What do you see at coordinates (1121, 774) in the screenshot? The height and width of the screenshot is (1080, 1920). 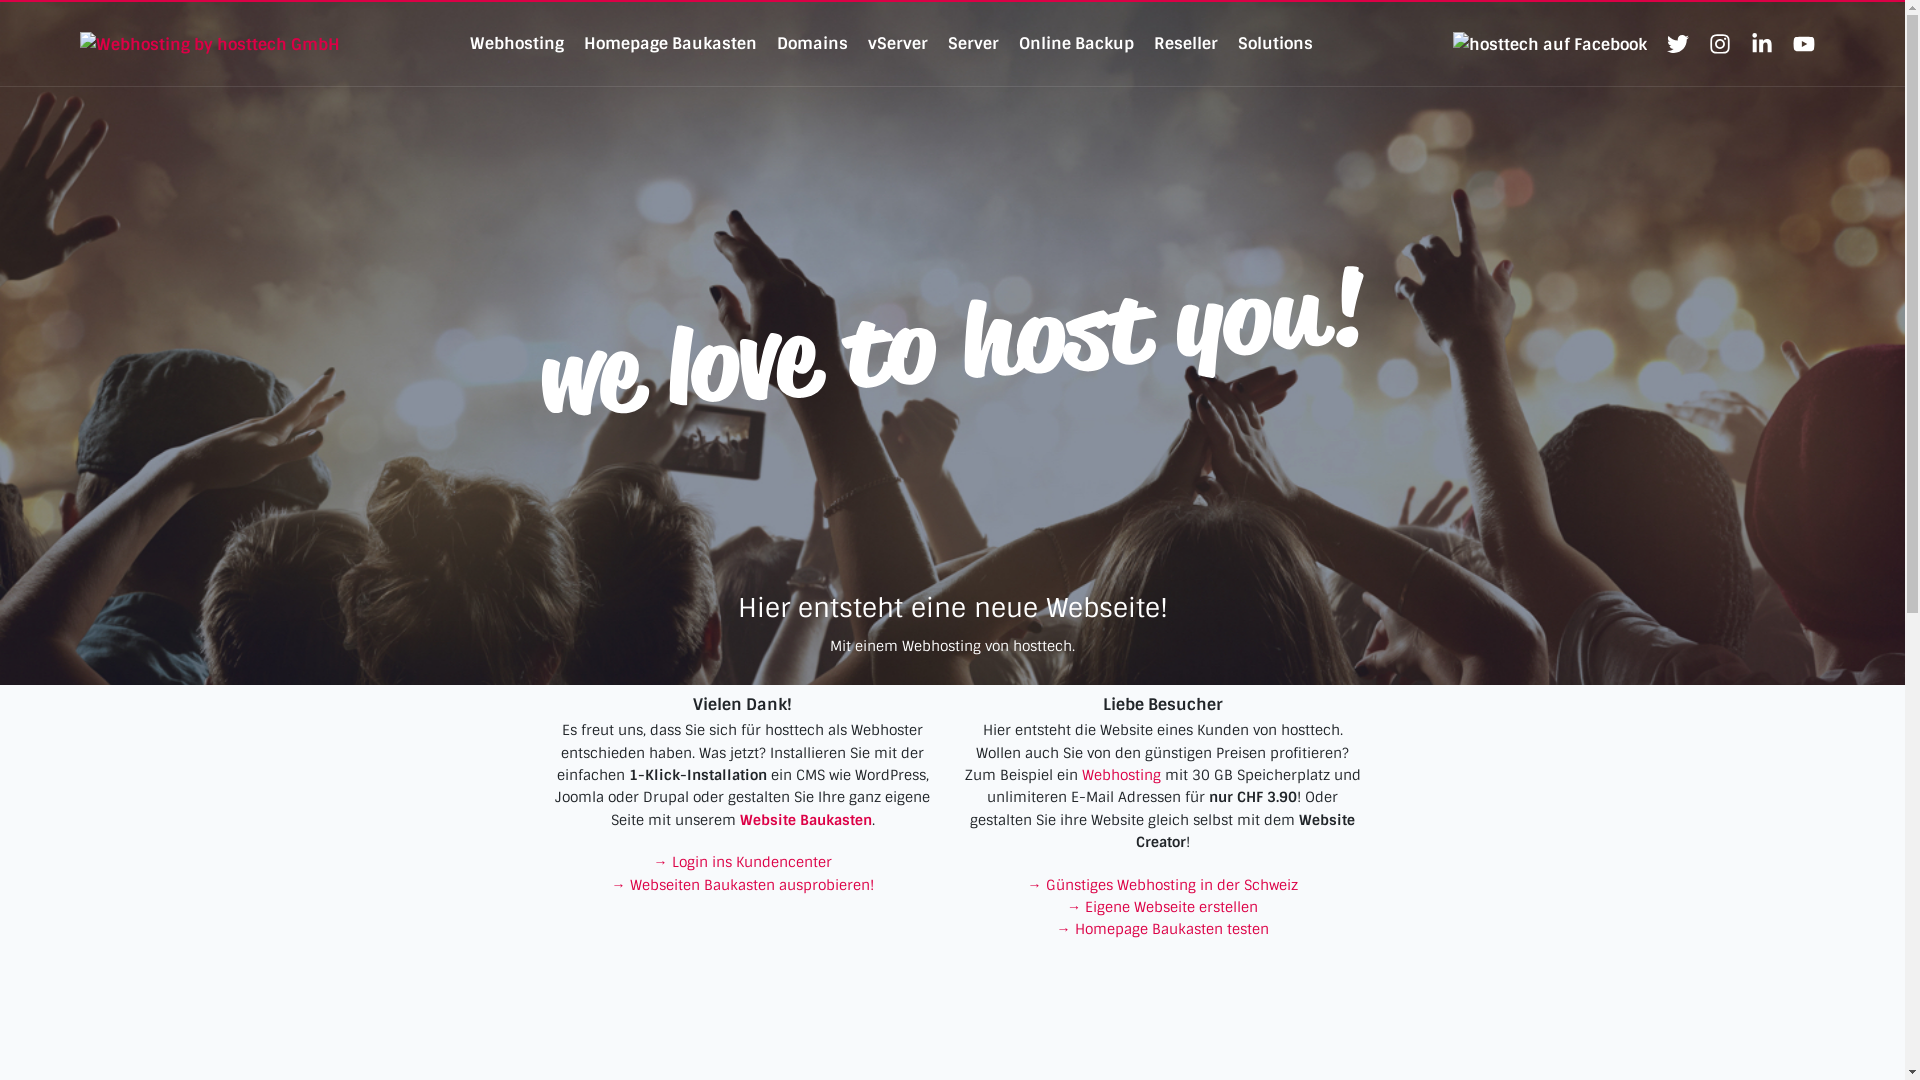 I see `'Webhosting'` at bounding box center [1121, 774].